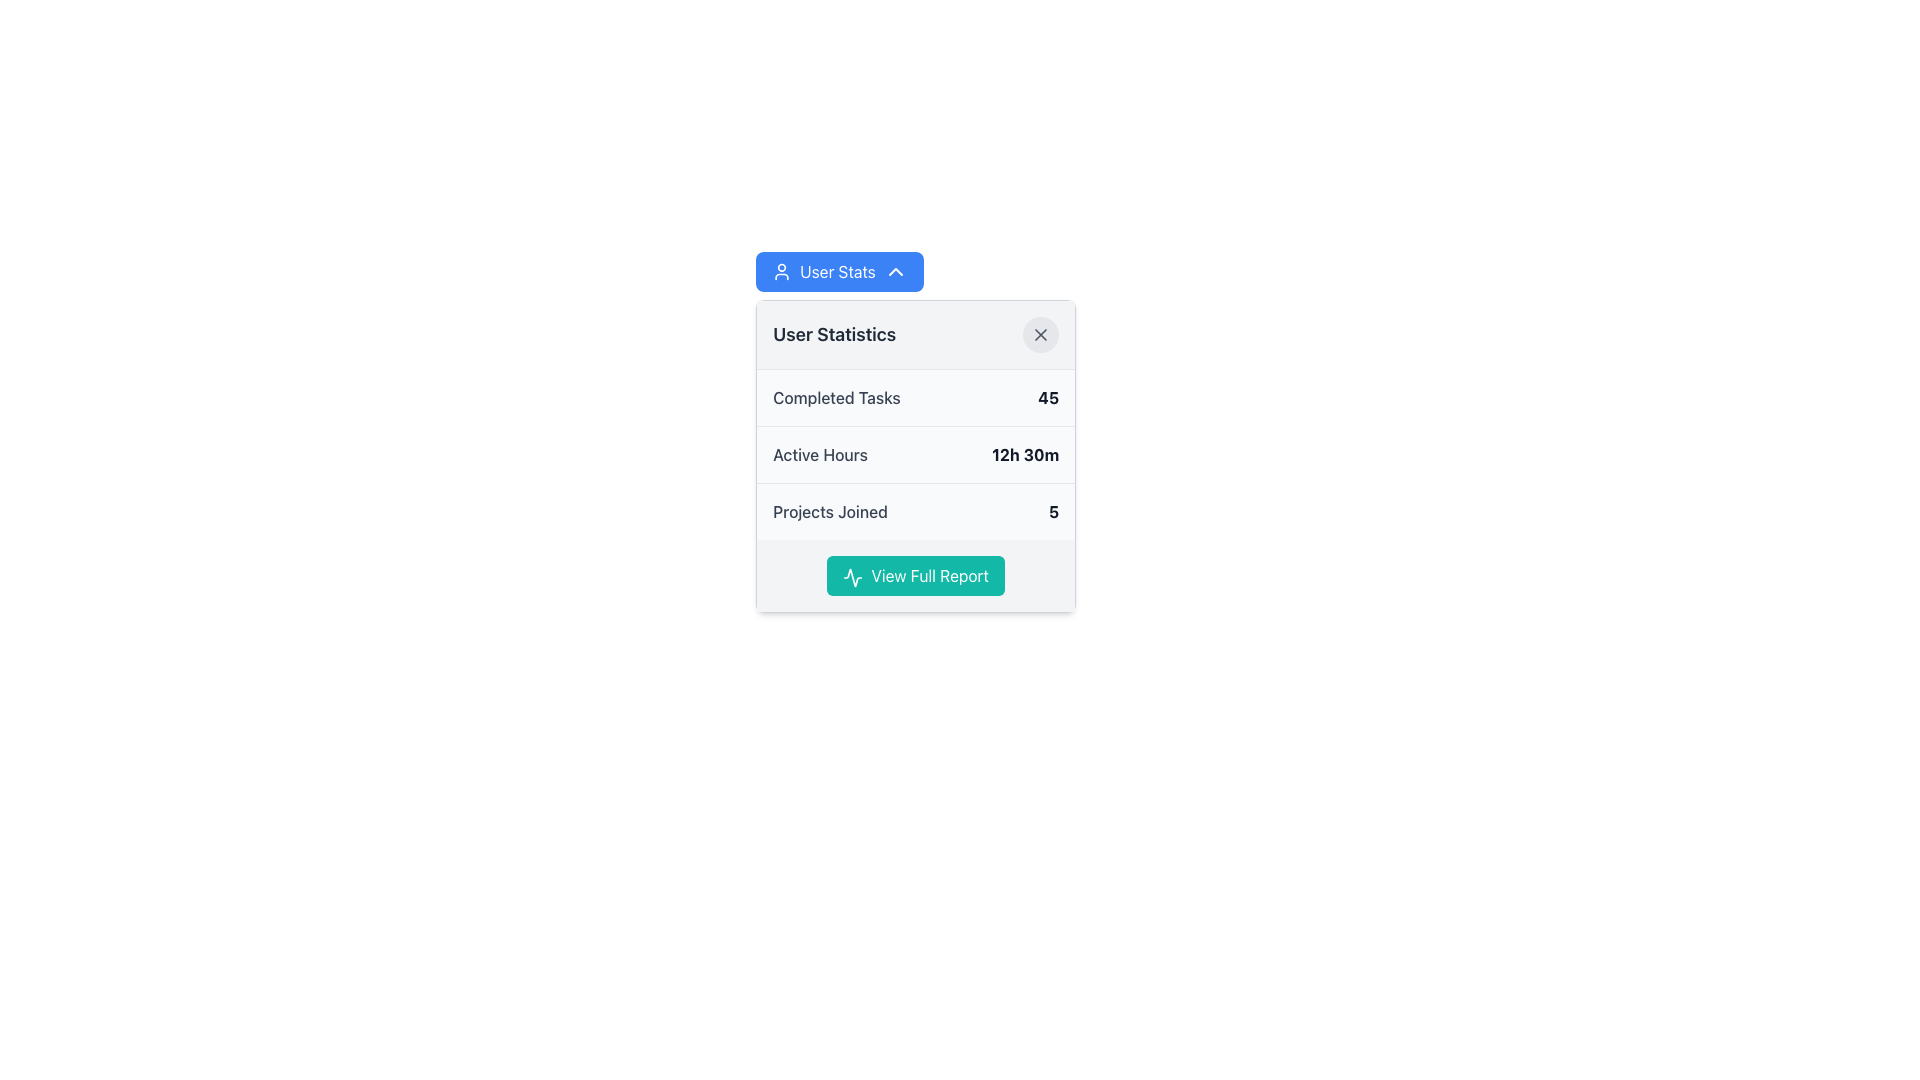 The image size is (1920, 1080). Describe the element at coordinates (840, 272) in the screenshot. I see `the button located at the top of the popup interface, which toggles the visibility of the user statistics section` at that location.